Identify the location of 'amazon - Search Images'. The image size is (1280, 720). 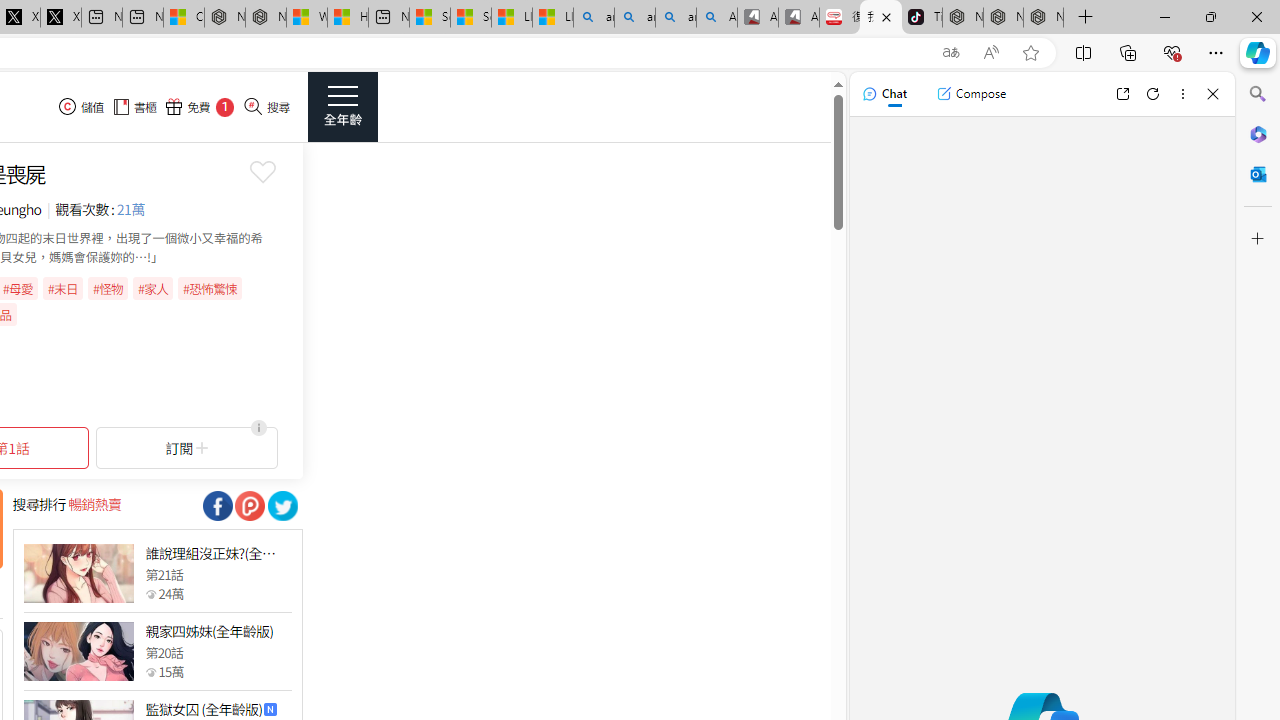
(675, 17).